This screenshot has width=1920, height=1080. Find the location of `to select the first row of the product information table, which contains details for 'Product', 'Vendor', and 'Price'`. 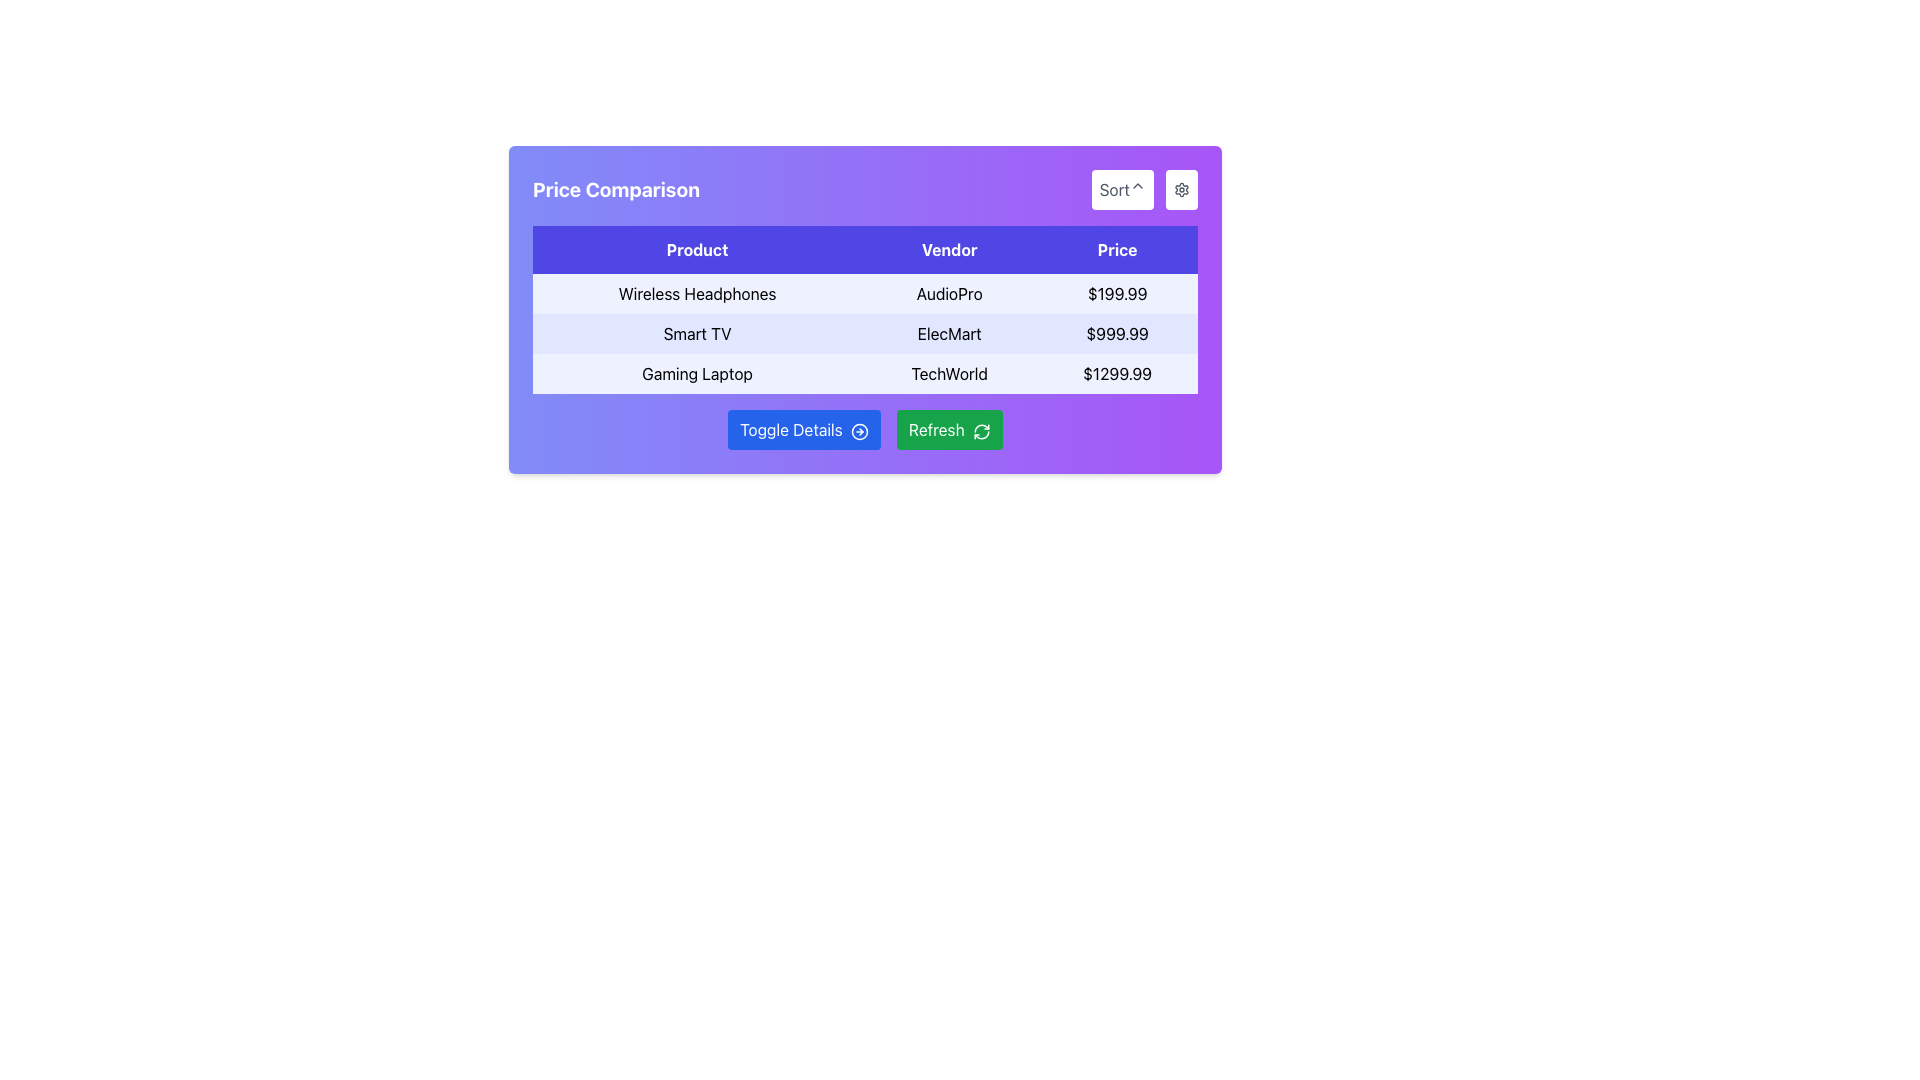

to select the first row of the product information table, which contains details for 'Product', 'Vendor', and 'Price' is located at coordinates (865, 293).